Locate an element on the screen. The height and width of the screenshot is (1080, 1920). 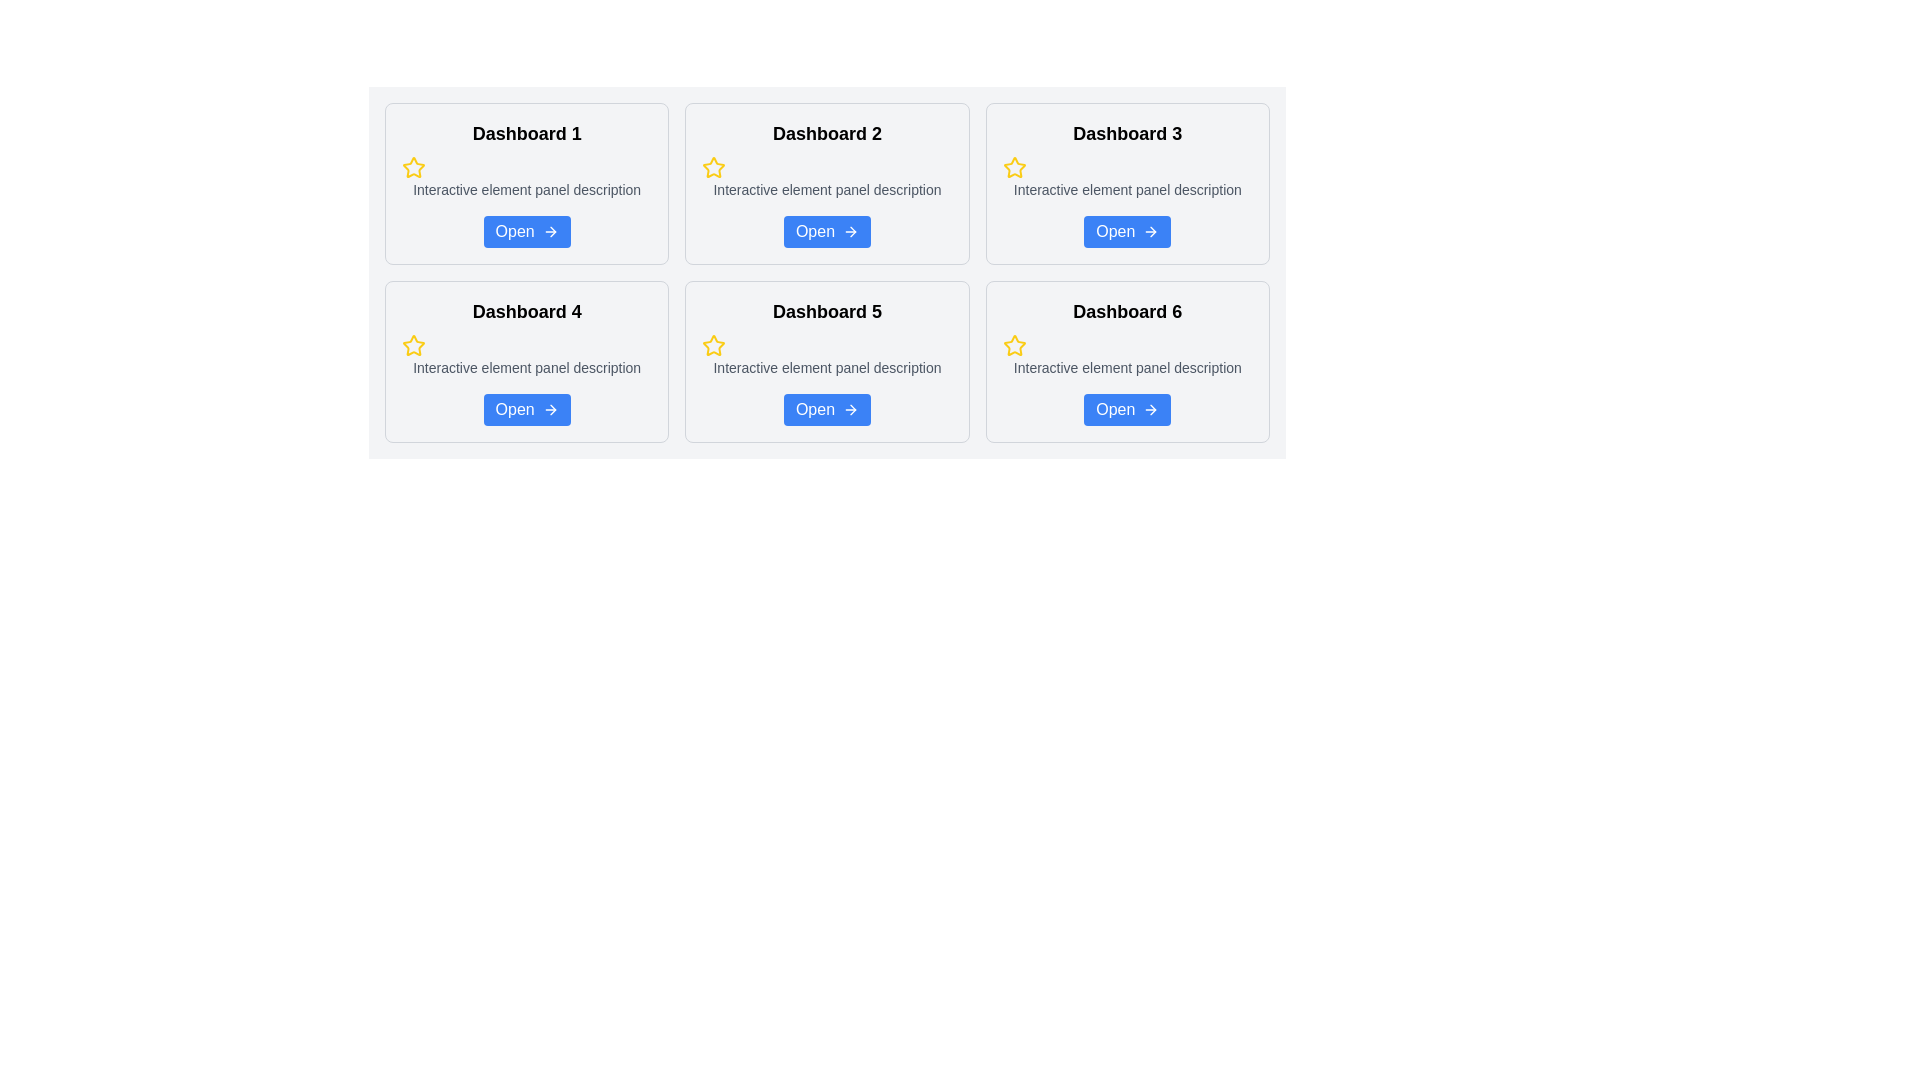
the text label reading 'Interactive element panel description', which is located beneath 'Dashboard 4' and above the 'Open' button is located at coordinates (527, 367).